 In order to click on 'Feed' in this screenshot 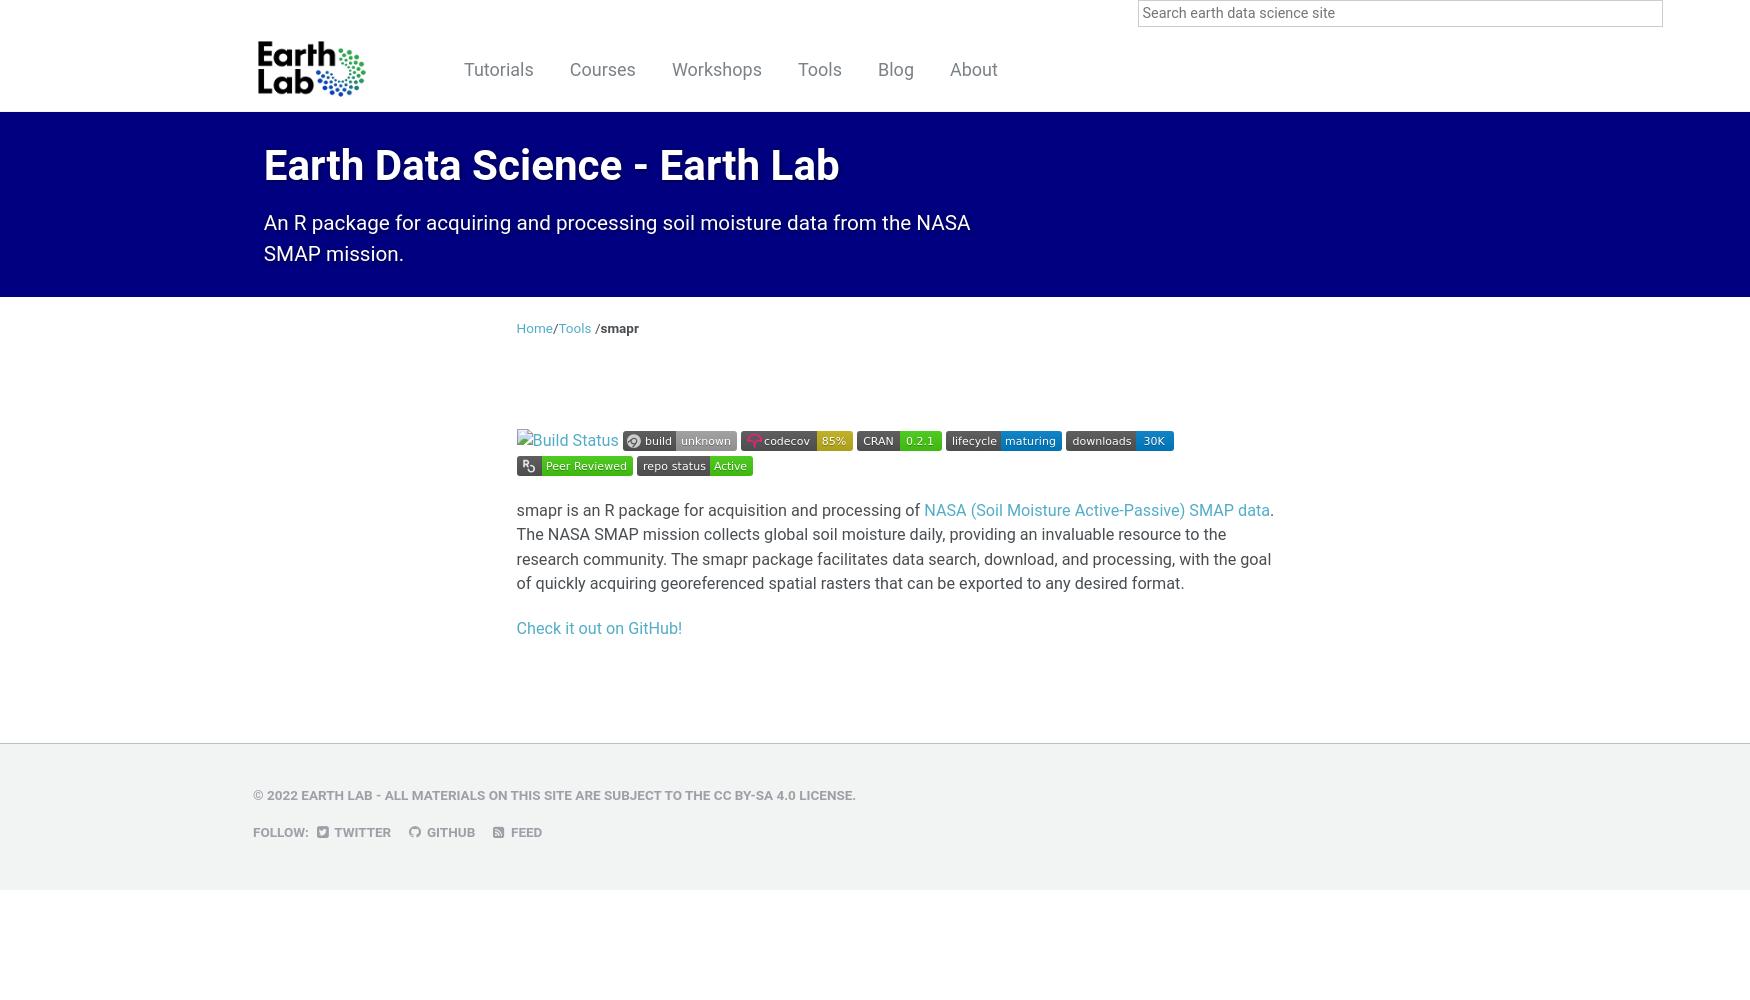, I will do `click(523, 831)`.